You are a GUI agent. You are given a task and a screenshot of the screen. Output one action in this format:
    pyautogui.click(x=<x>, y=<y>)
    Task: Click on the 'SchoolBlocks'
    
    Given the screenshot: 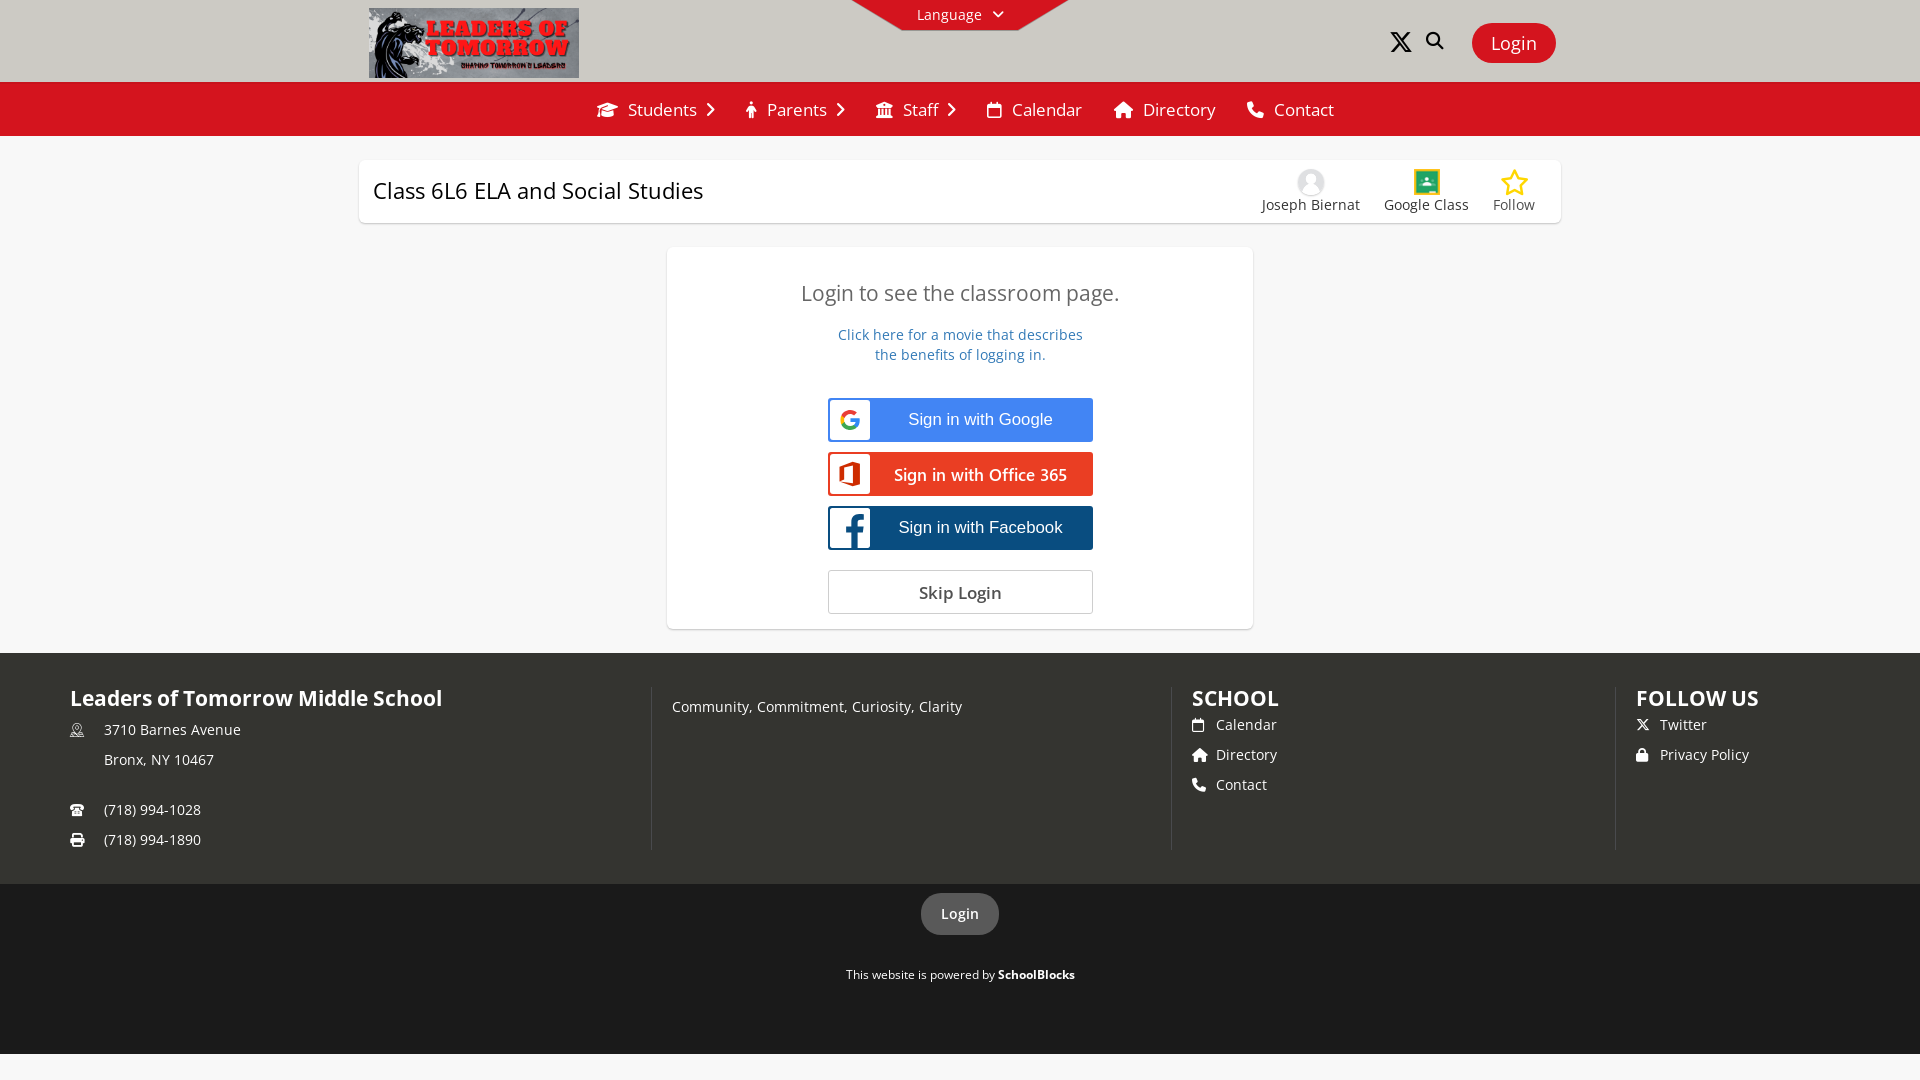 What is the action you would take?
    pyautogui.click(x=998, y=973)
    